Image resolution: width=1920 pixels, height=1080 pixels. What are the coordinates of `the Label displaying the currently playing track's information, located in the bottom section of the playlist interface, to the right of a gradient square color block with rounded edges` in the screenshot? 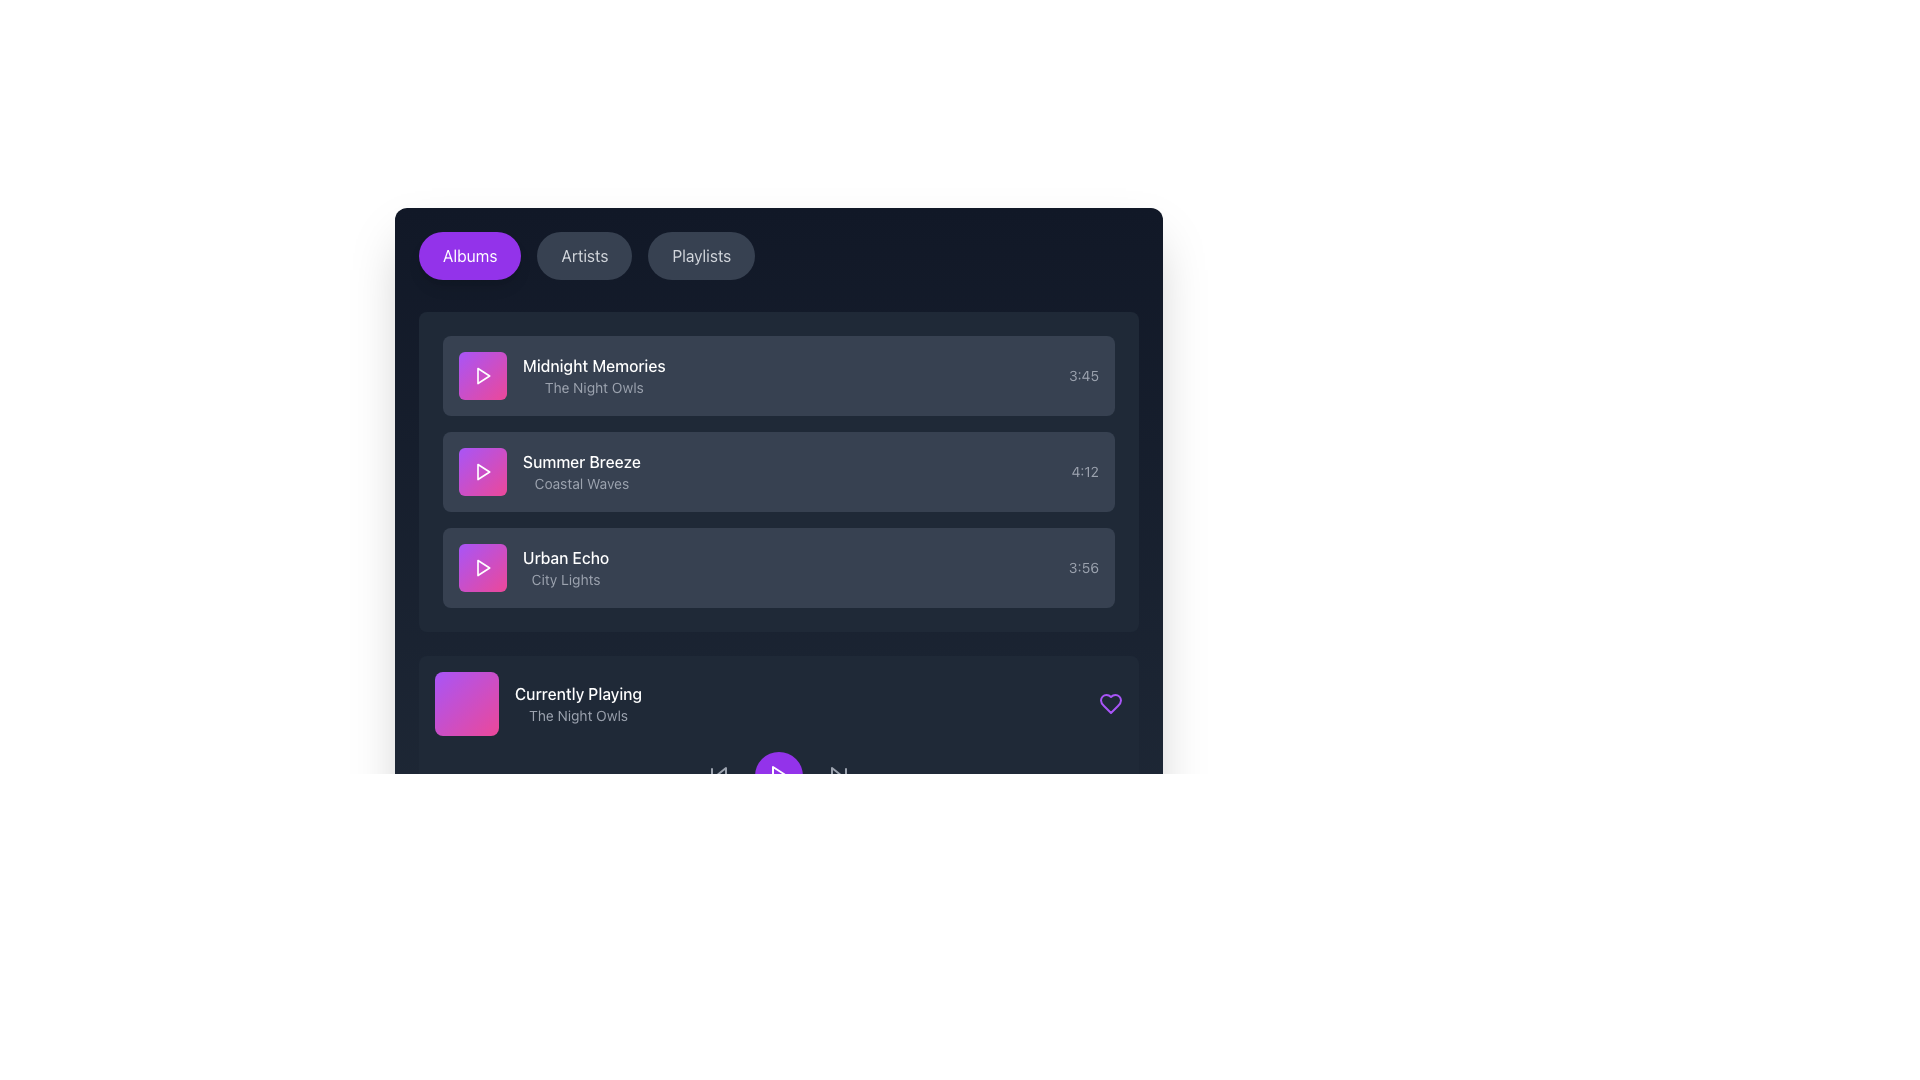 It's located at (577, 703).